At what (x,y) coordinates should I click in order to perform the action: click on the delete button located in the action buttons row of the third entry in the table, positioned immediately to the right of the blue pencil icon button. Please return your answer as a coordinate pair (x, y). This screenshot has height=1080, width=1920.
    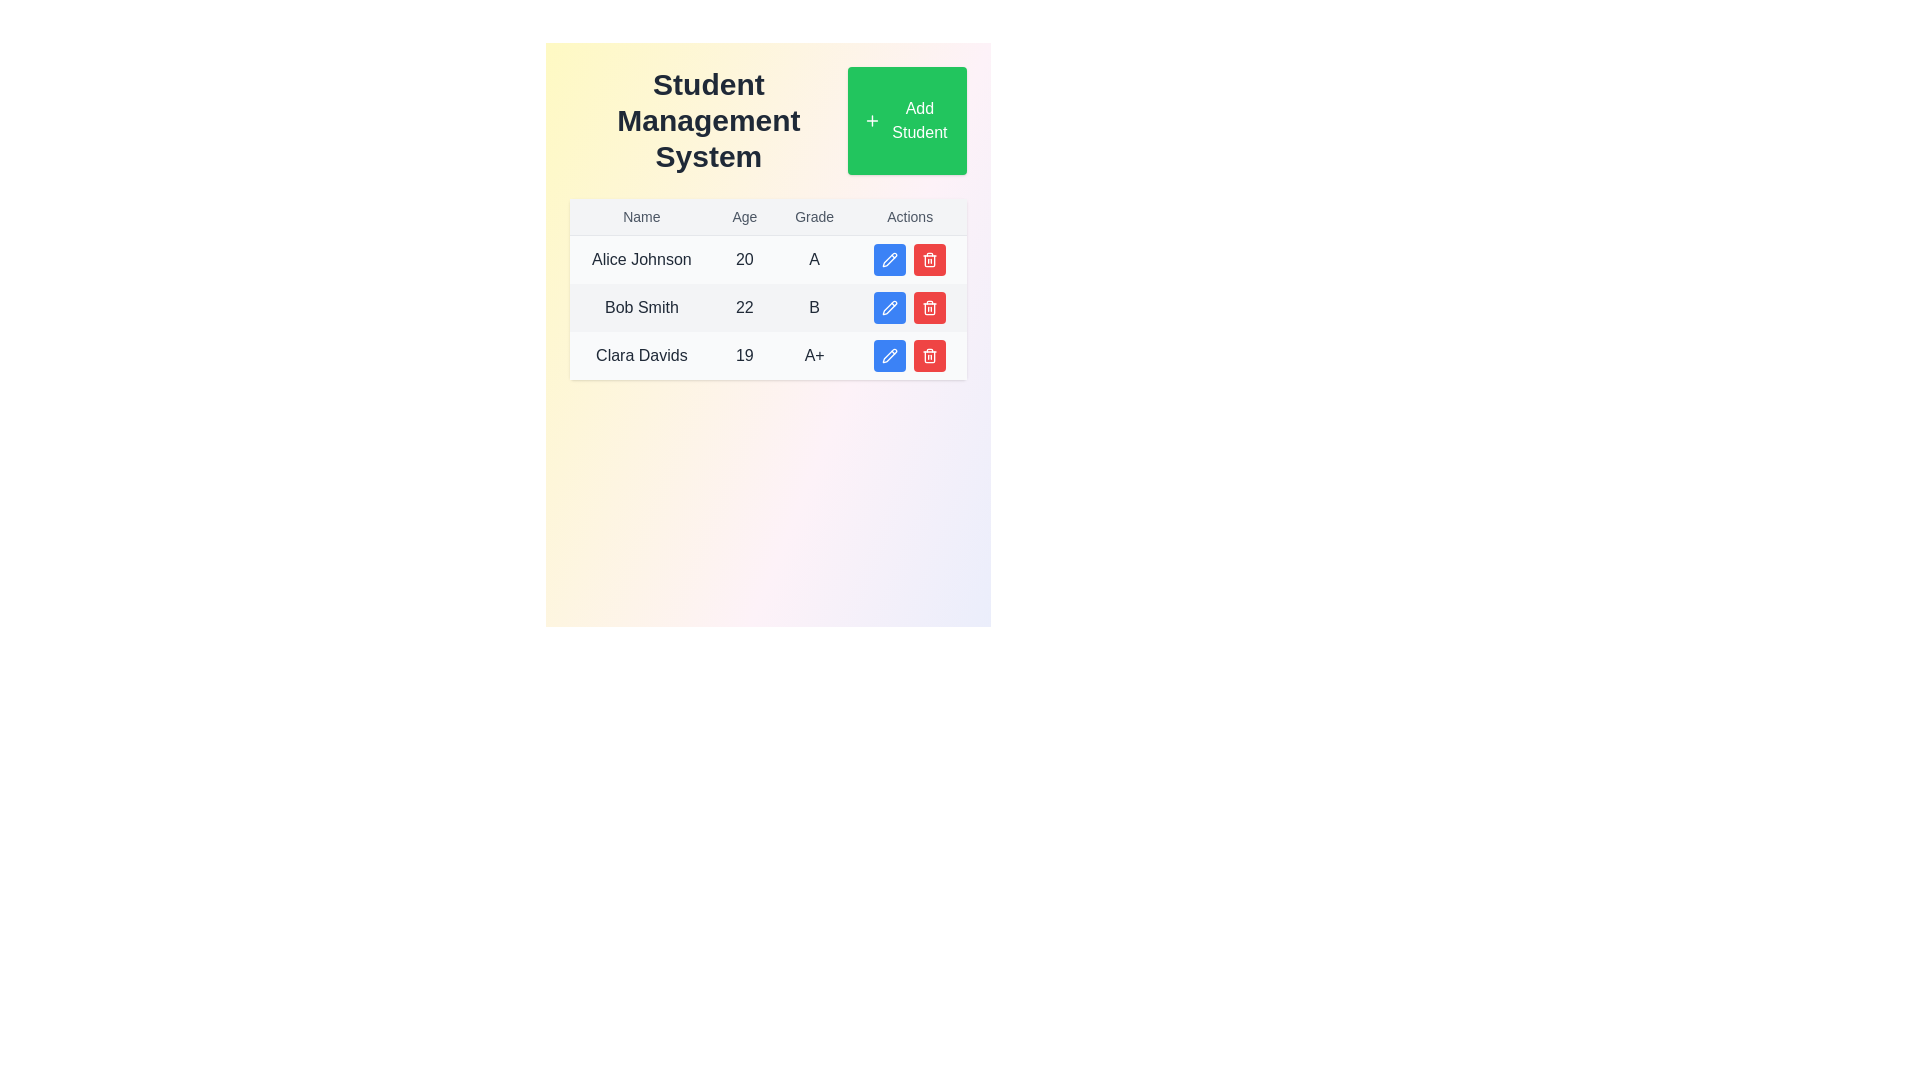
    Looking at the image, I should click on (929, 258).